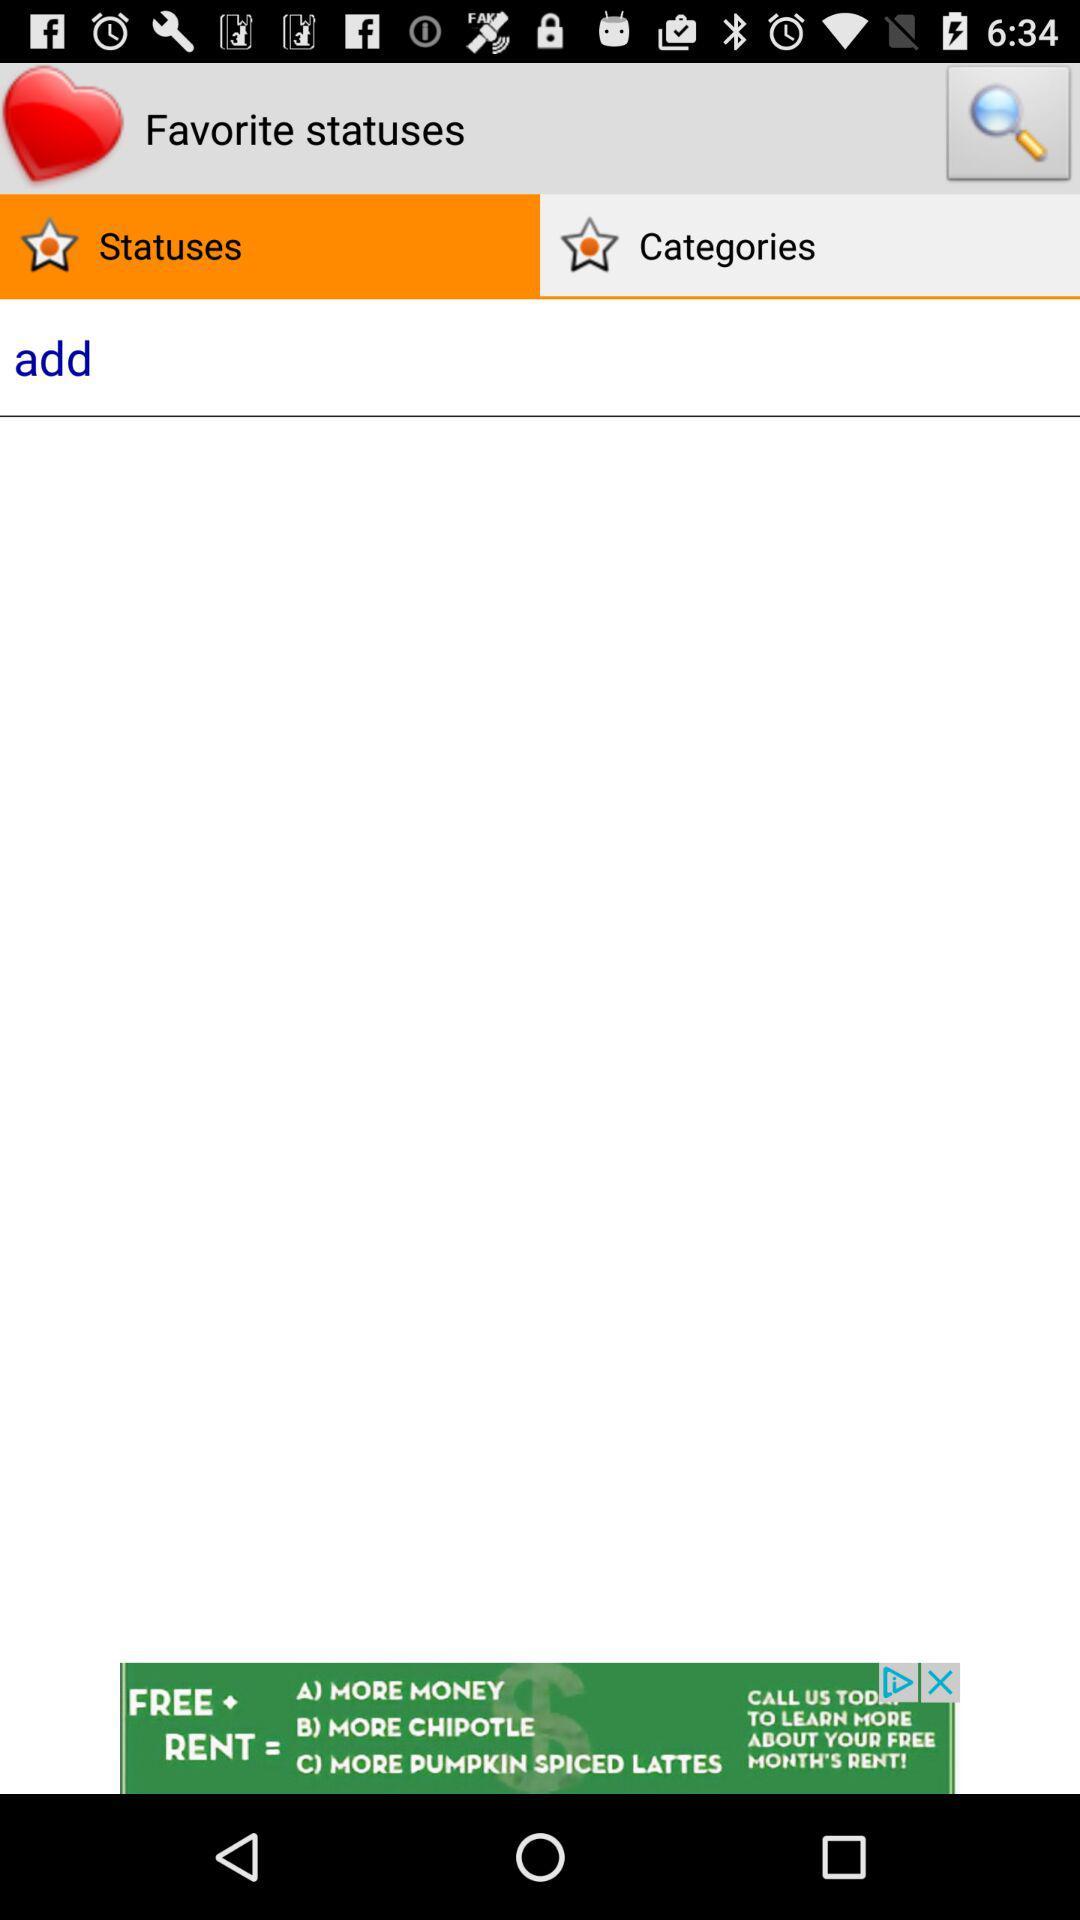 The height and width of the screenshot is (1920, 1080). Describe the element at coordinates (540, 1727) in the screenshot. I see `click advertisement` at that location.